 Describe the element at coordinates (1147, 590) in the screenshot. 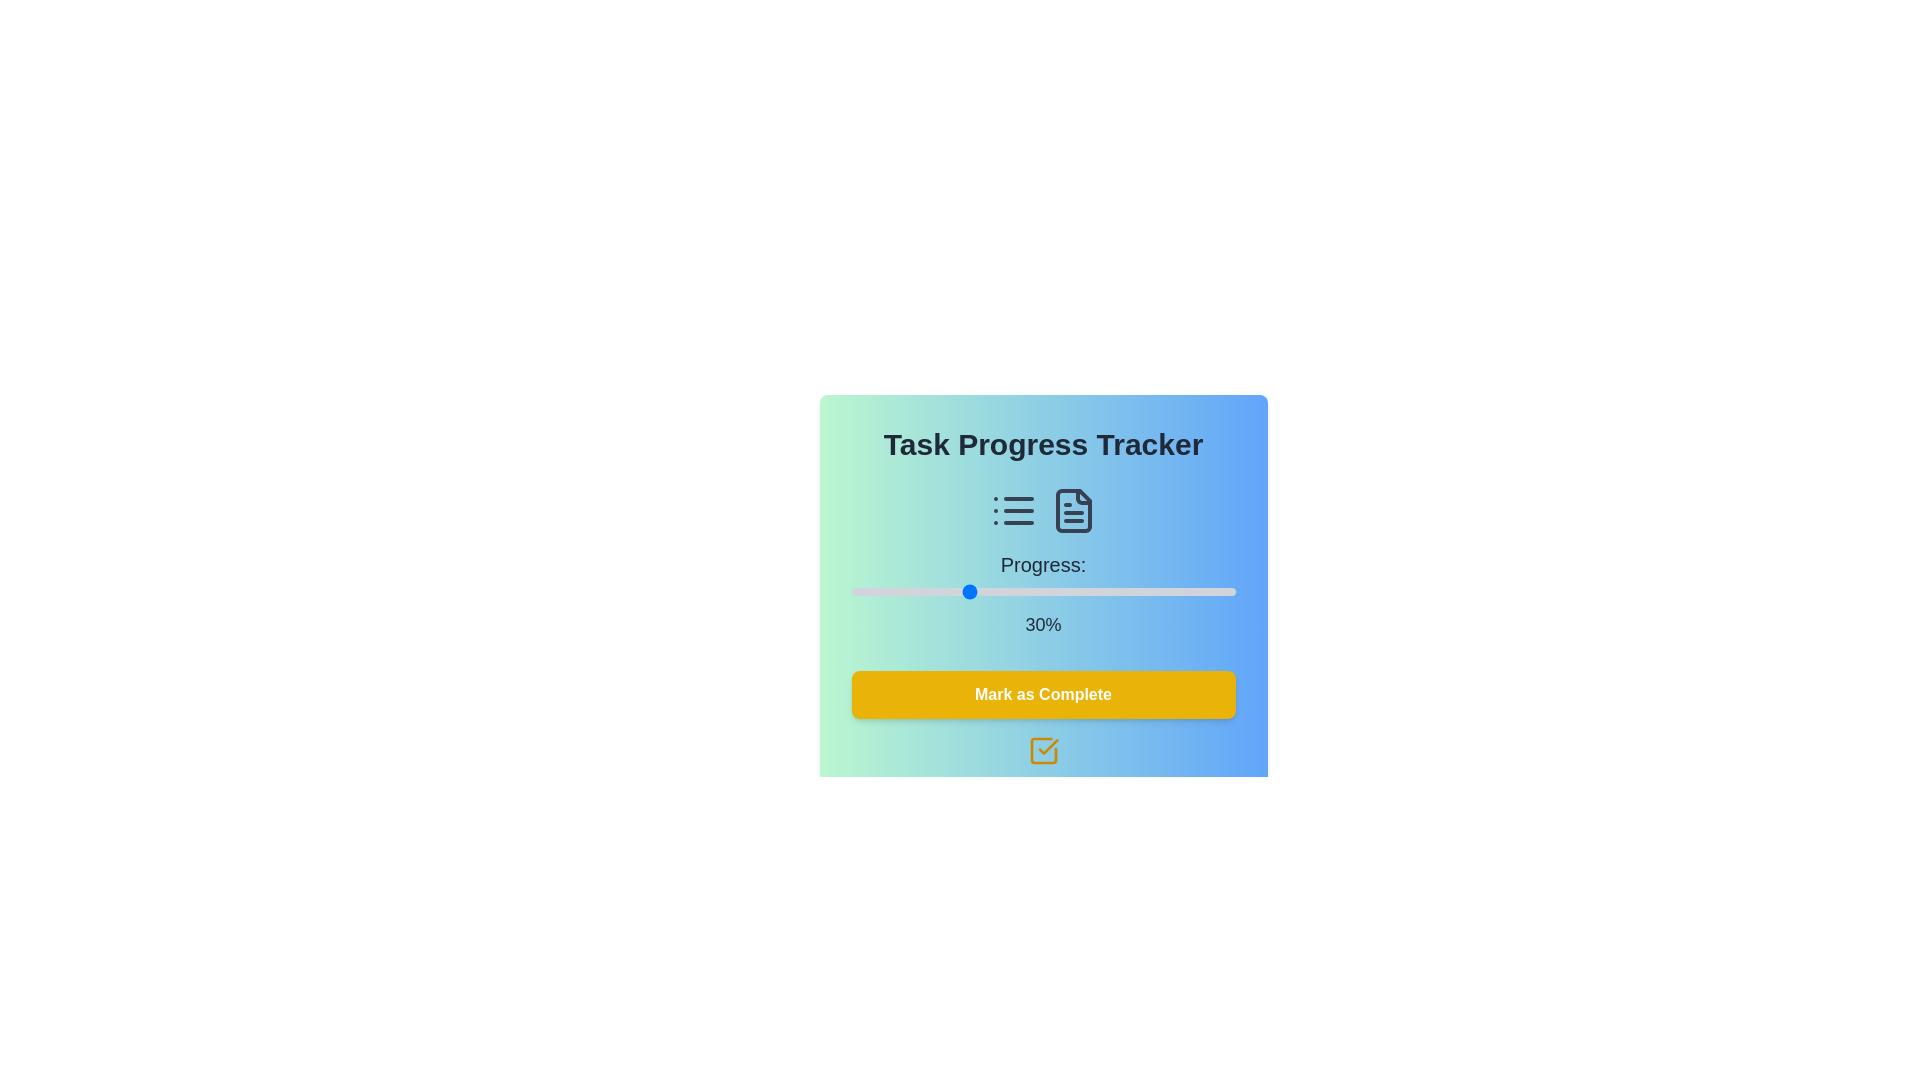

I see `the slider to set the progress to 77%` at that location.